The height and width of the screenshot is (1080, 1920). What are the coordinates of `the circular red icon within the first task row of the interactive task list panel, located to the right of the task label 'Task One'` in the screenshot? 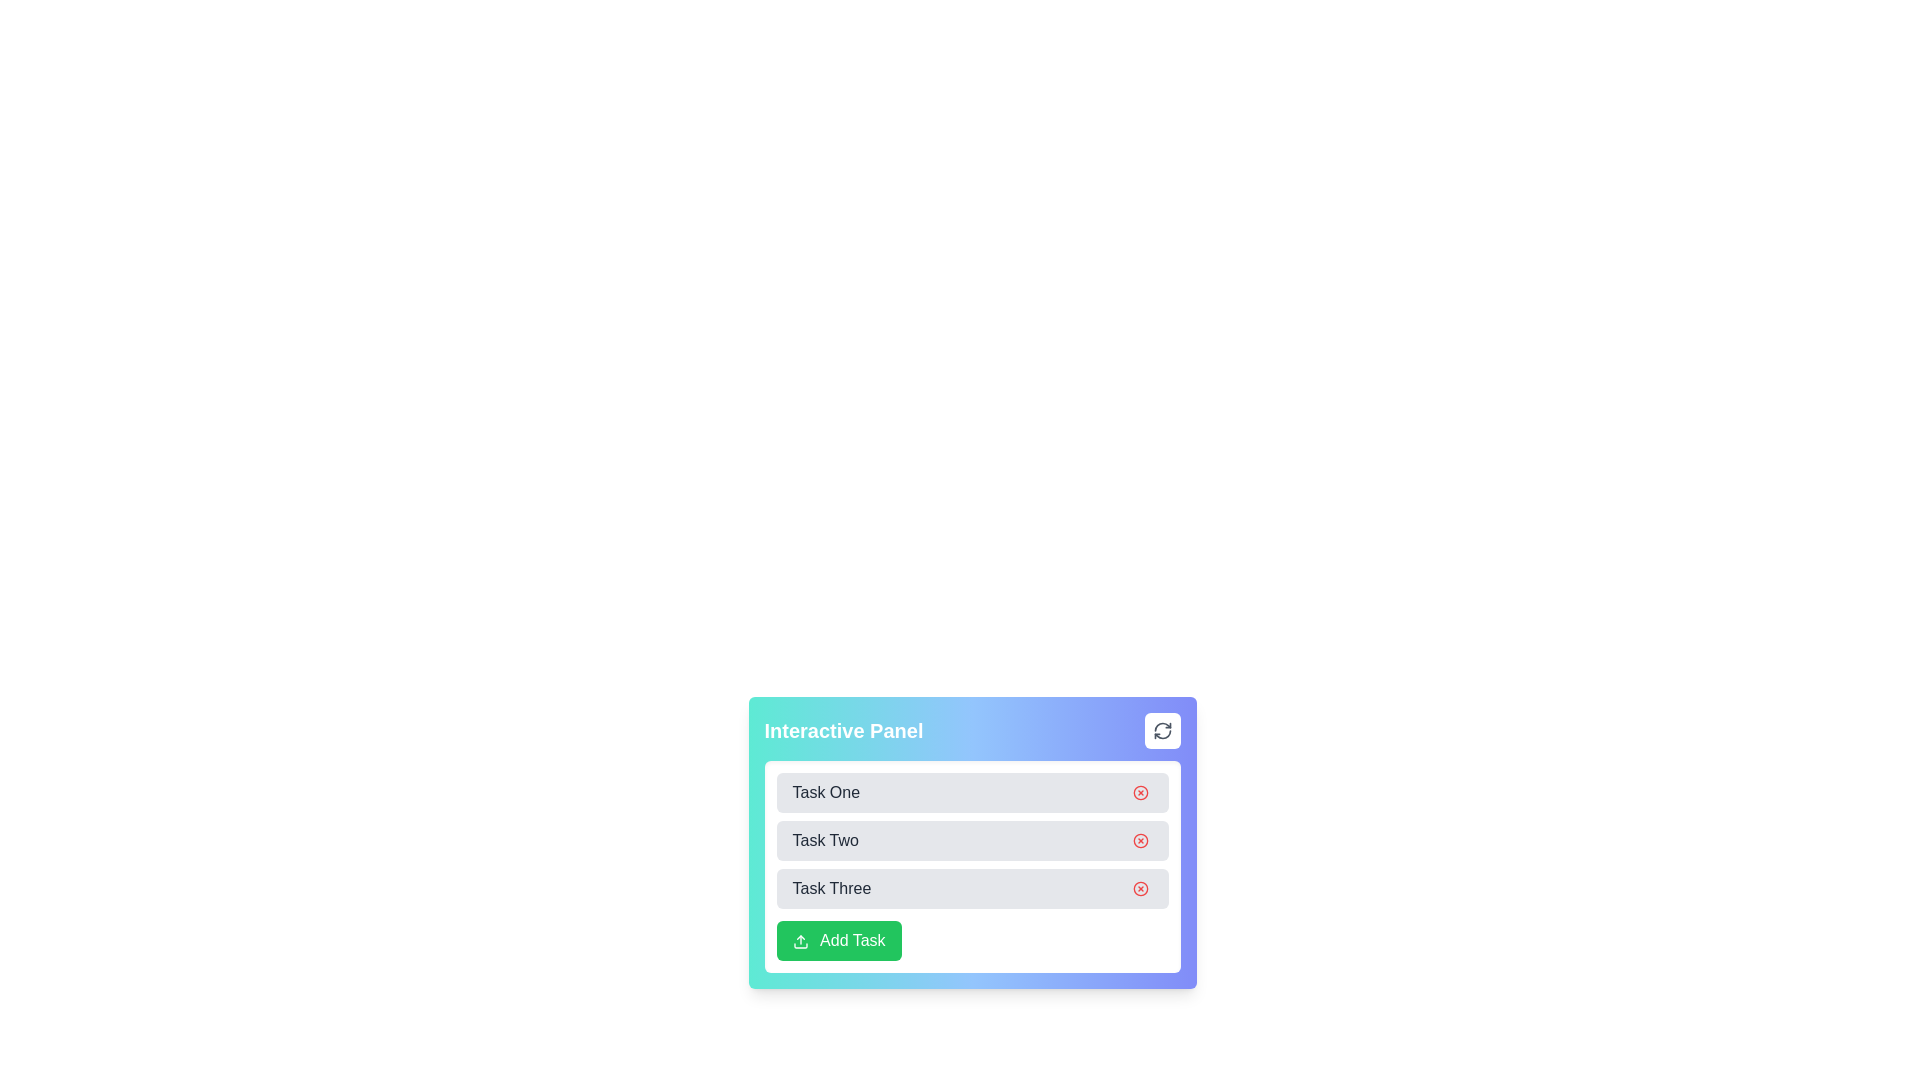 It's located at (1140, 792).